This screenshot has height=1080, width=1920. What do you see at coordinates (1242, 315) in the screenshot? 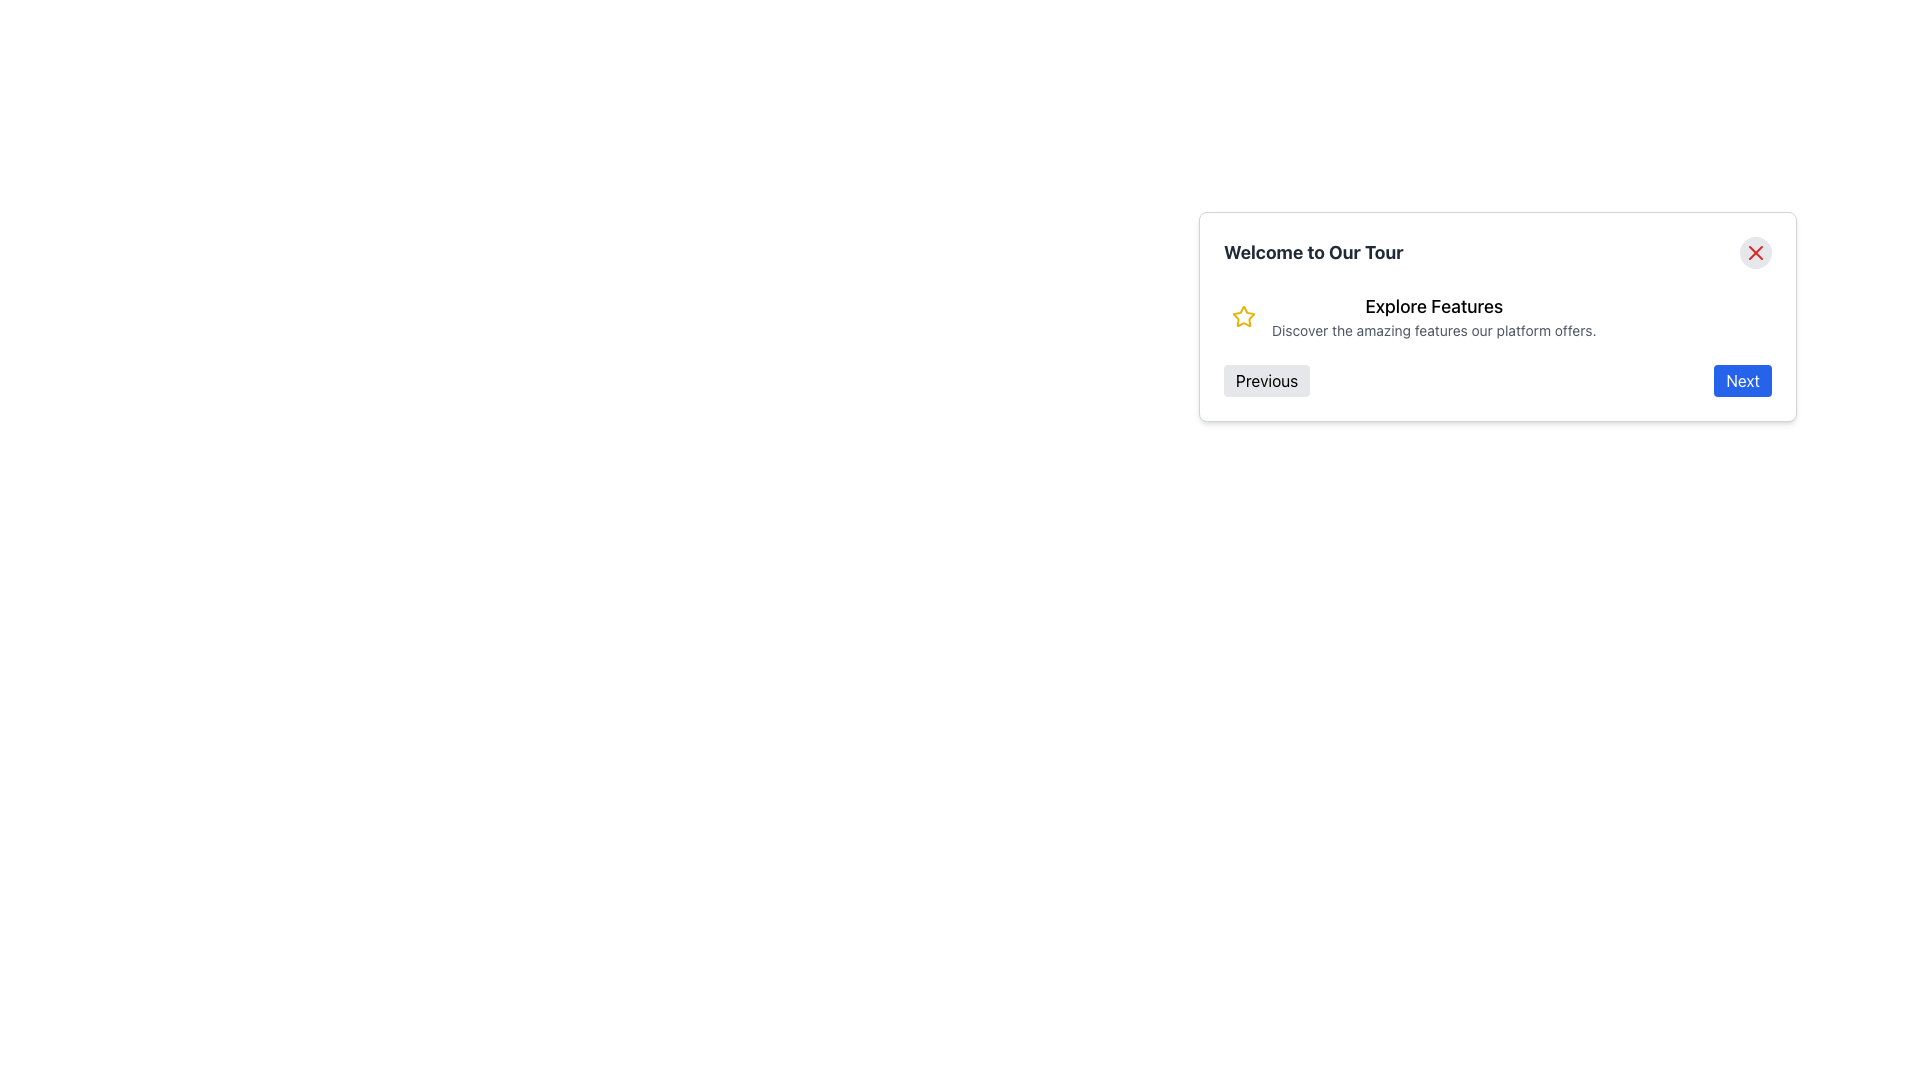
I see `the yellow star icon with a hollow interior and thin outline, located near the text 'Explore Features' in the panel` at bounding box center [1242, 315].